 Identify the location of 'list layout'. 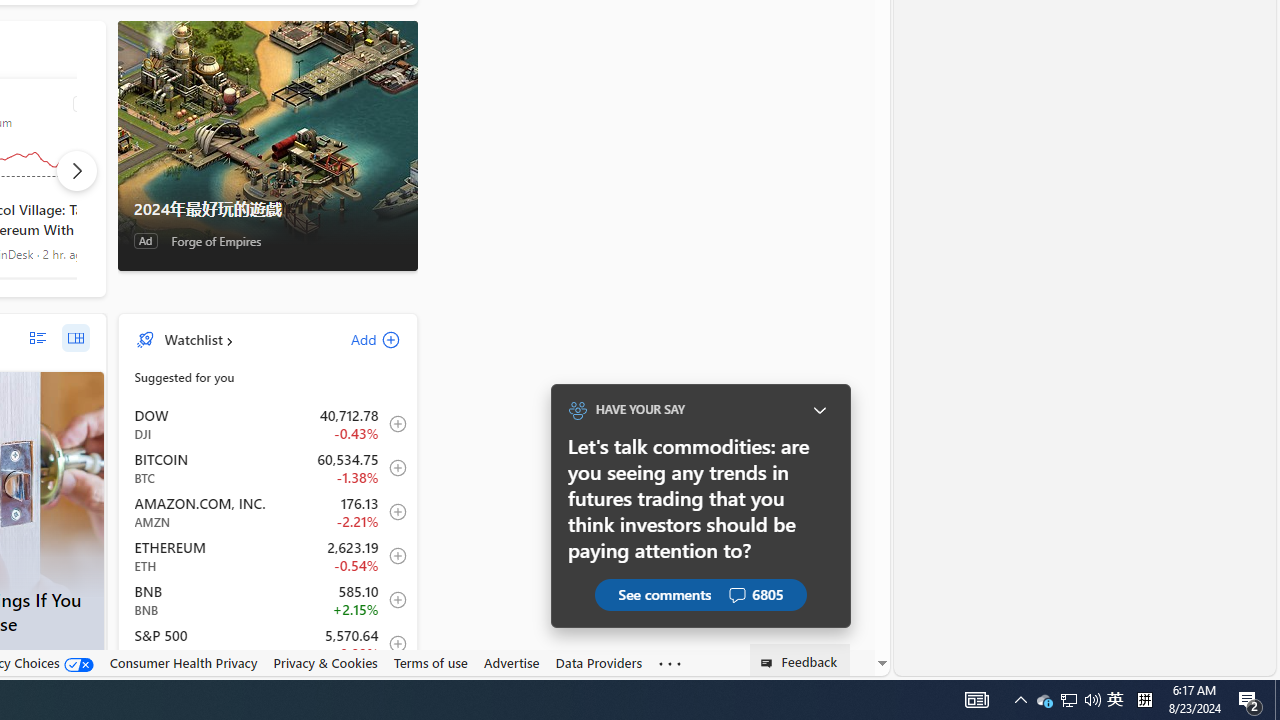
(37, 337).